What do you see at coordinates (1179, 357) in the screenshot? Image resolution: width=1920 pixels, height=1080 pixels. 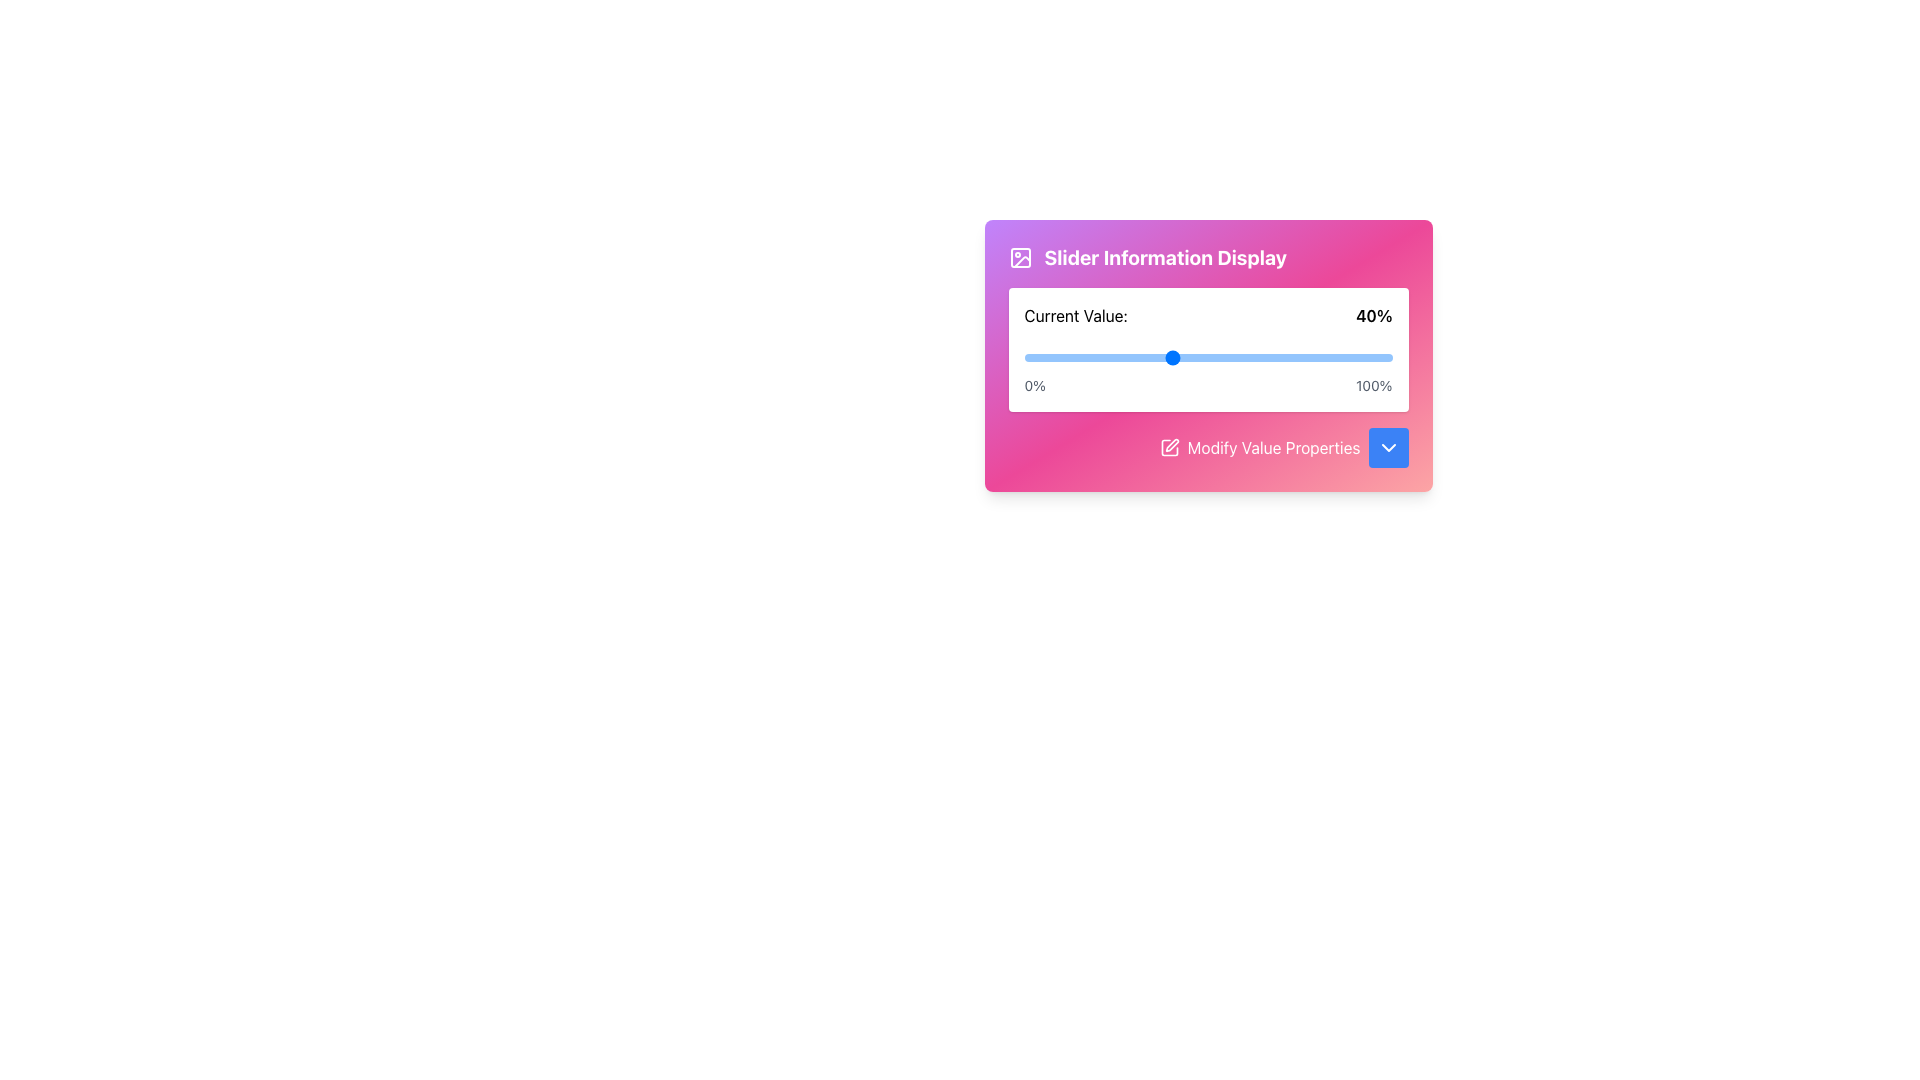 I see `the slider` at bounding box center [1179, 357].